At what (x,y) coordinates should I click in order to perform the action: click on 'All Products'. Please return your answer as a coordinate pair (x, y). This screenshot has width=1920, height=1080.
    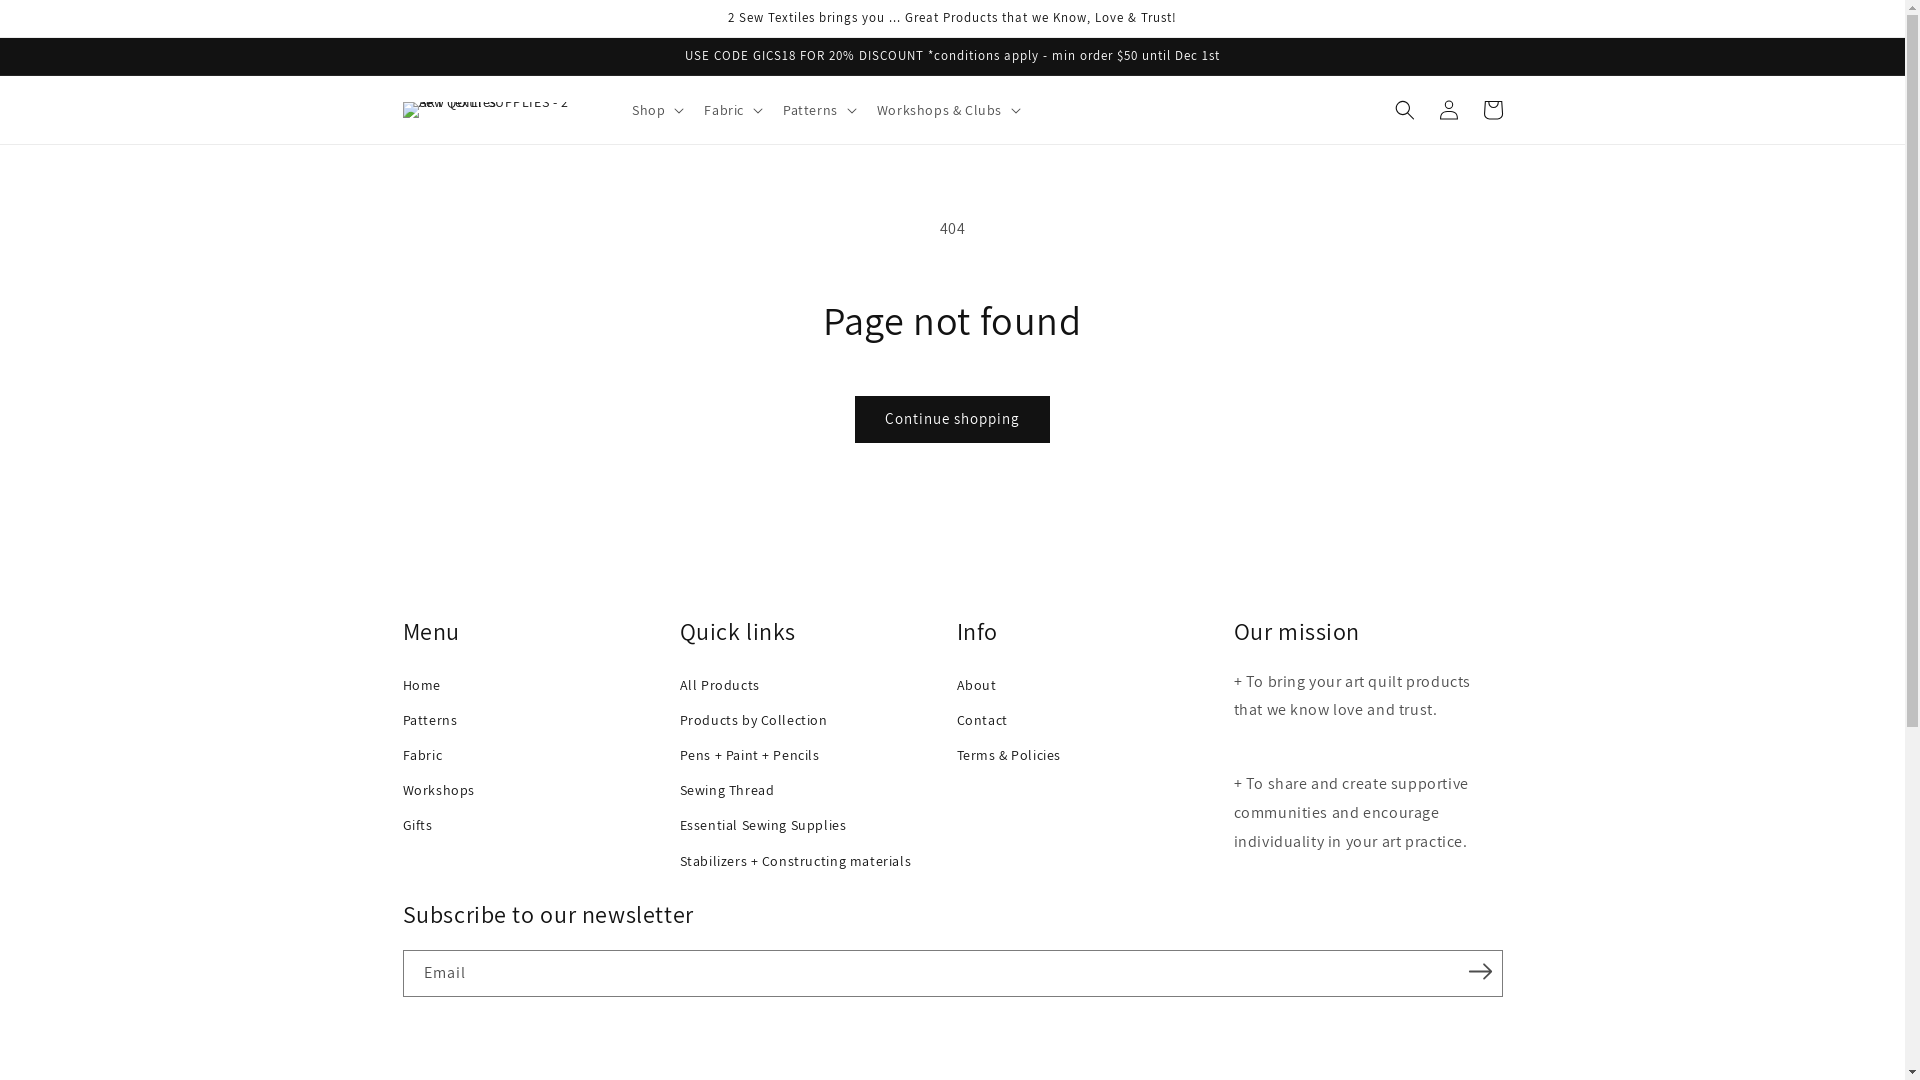
    Looking at the image, I should click on (680, 684).